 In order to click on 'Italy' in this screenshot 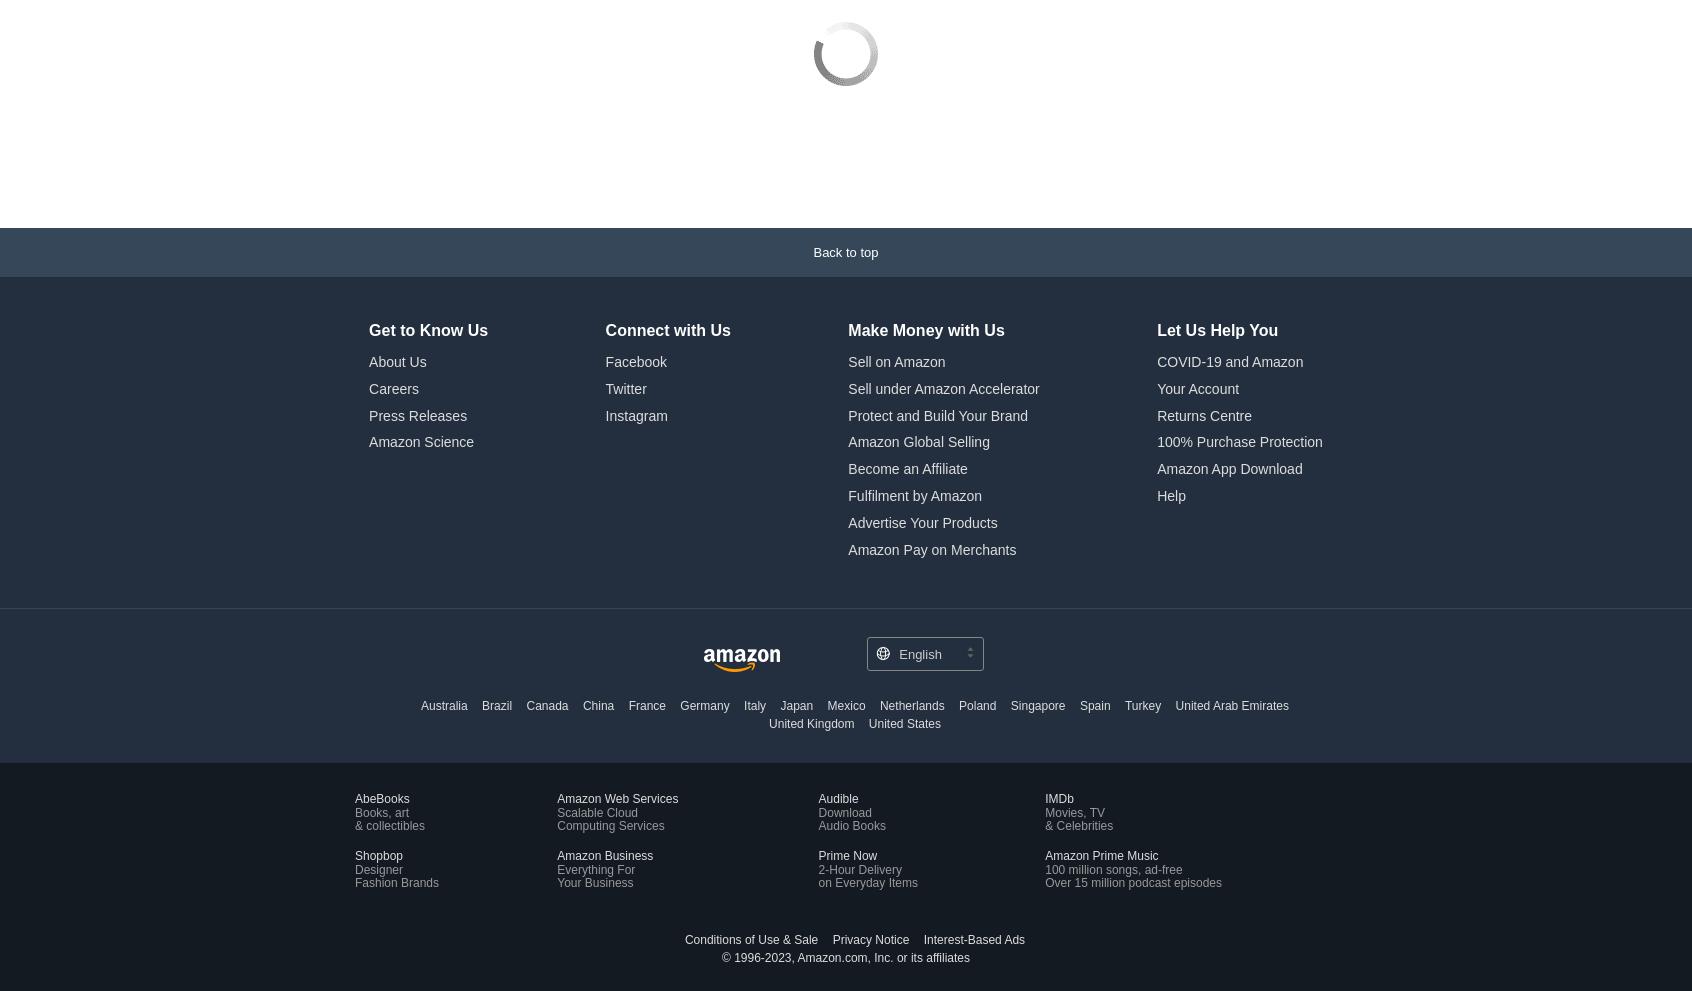, I will do `click(742, 571)`.